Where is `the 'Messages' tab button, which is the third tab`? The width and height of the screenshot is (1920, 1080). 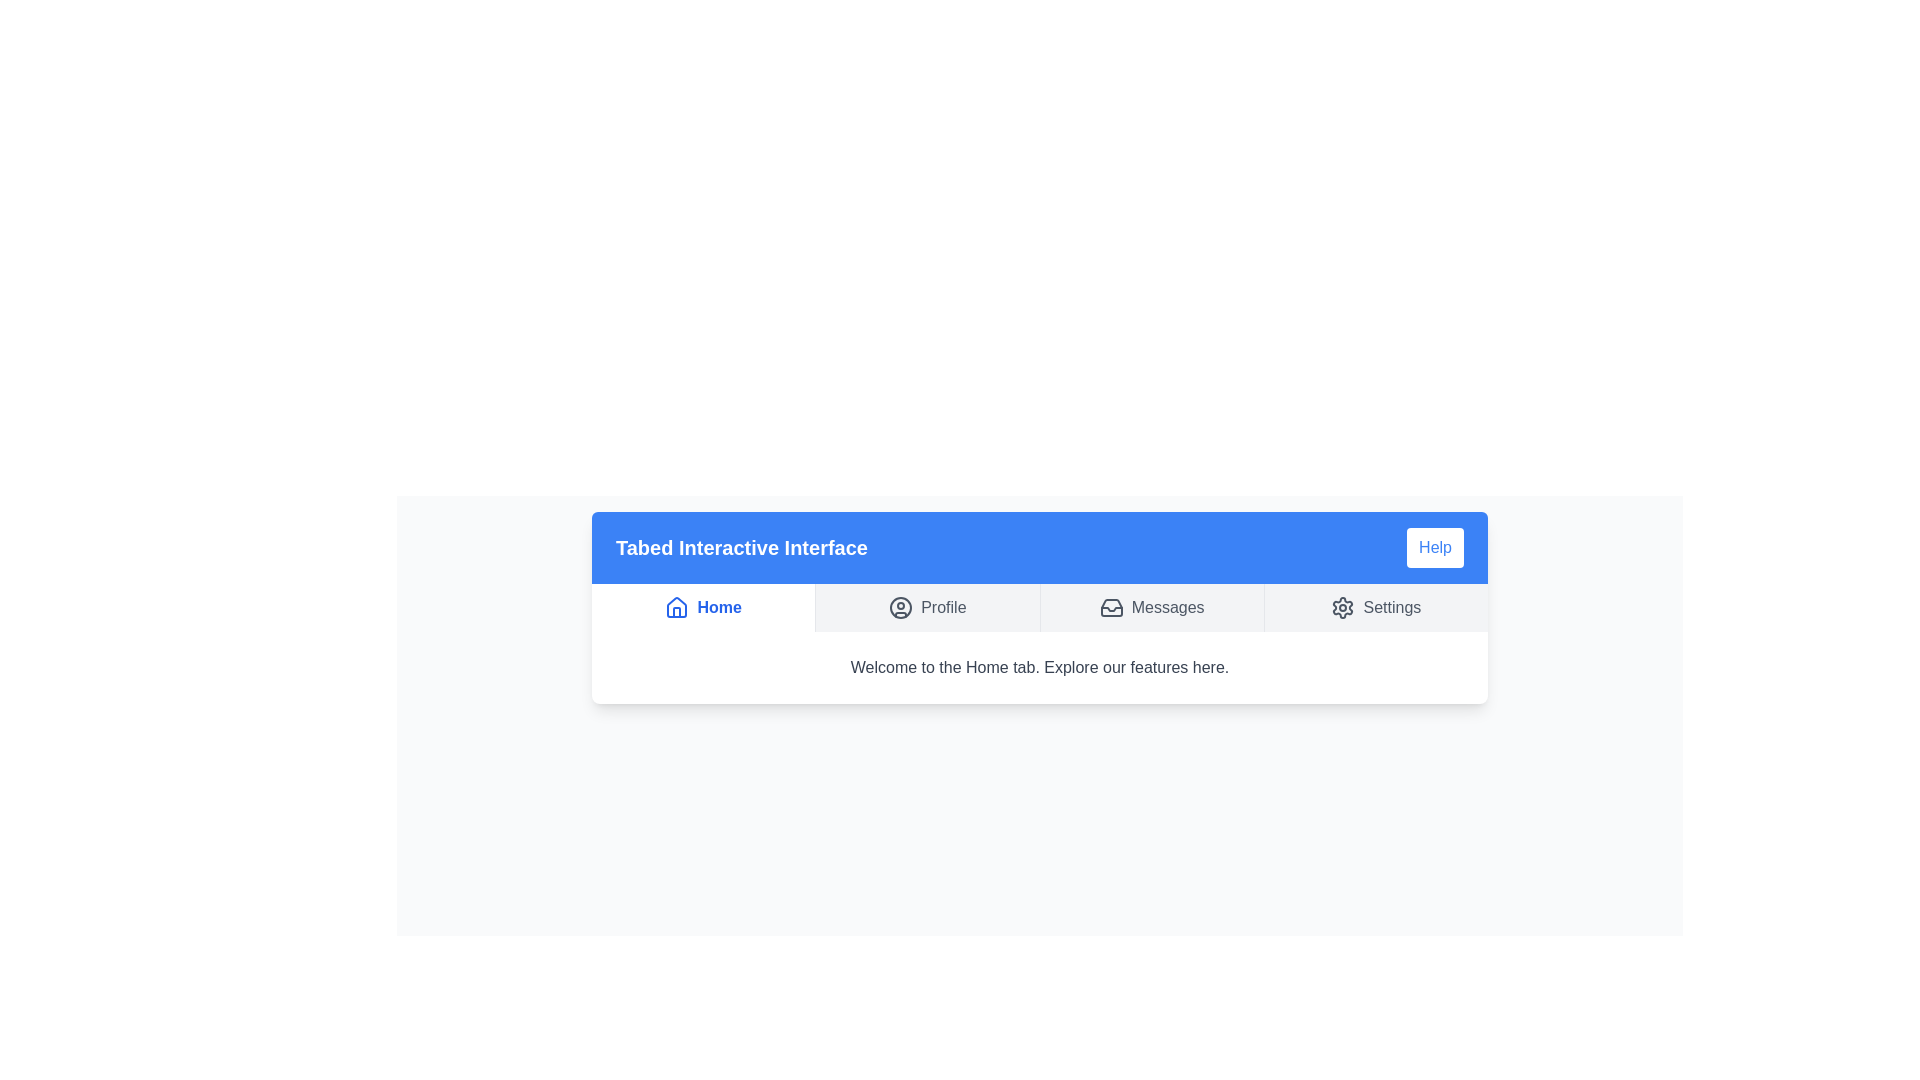
the 'Messages' tab button, which is the third tab is located at coordinates (1151, 607).